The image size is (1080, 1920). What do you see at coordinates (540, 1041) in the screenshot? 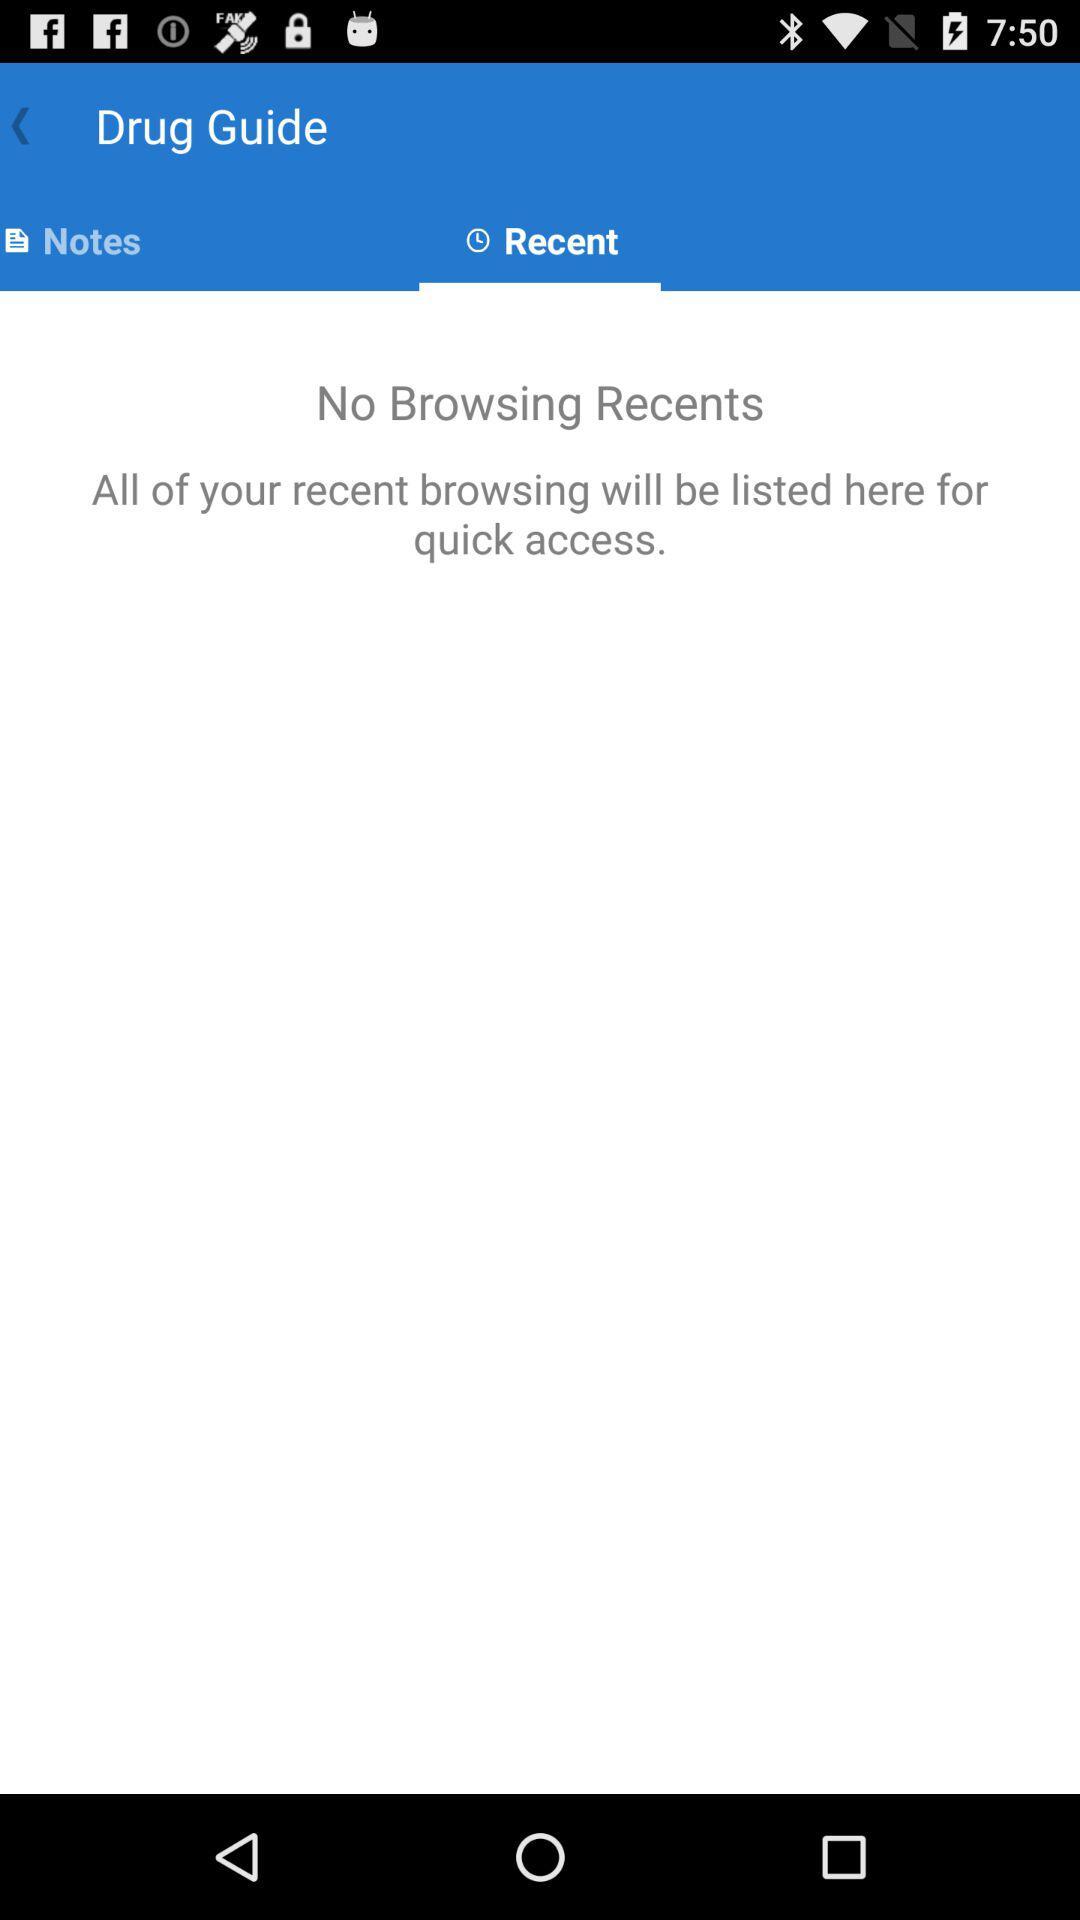
I see `the app below   notes` at bounding box center [540, 1041].